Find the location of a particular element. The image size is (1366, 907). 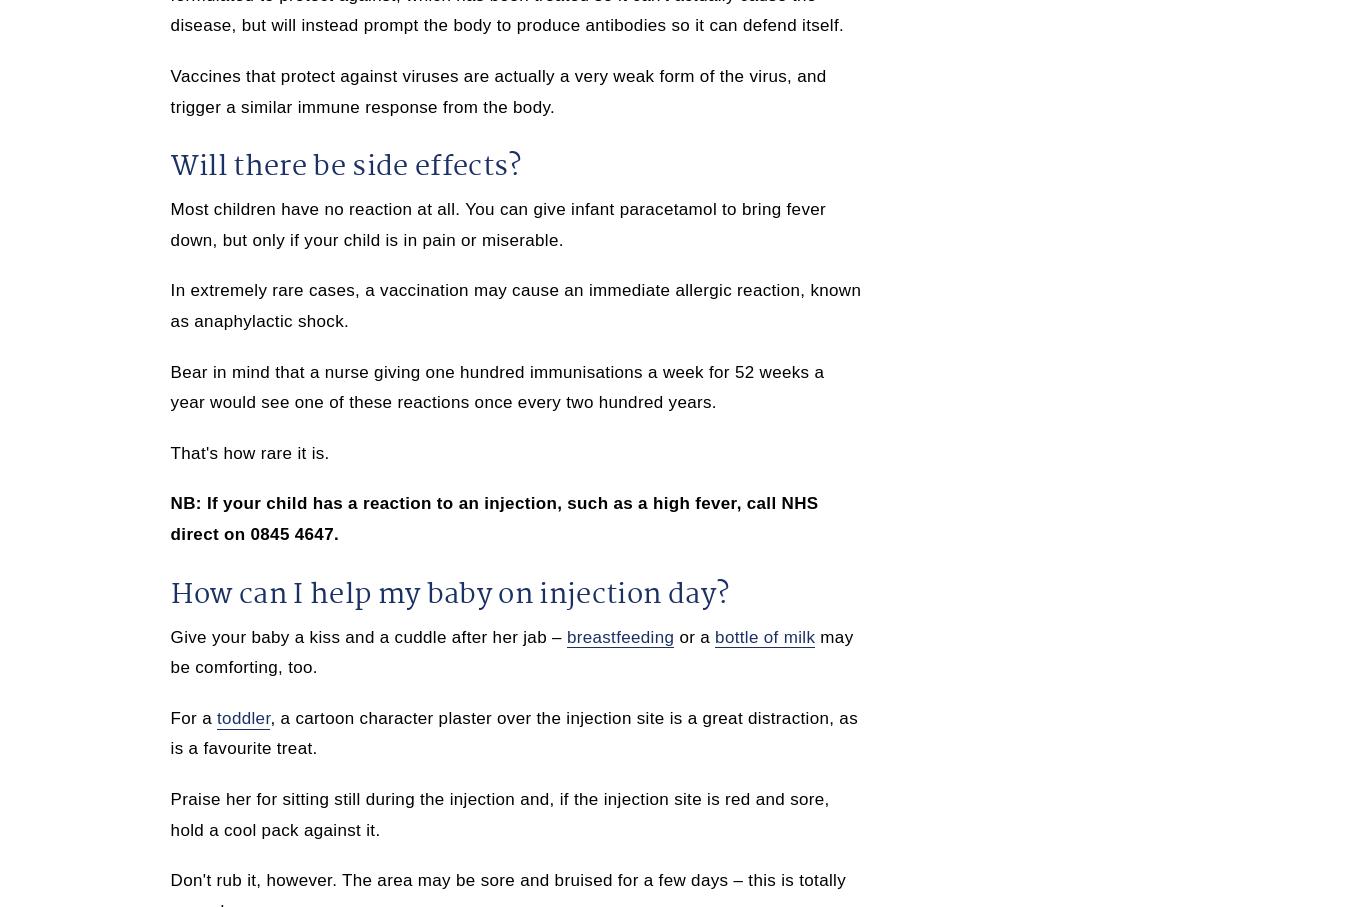

'Praise her for sitting still during the injection and, if the injection site is red and sore, hold a cool pack against it.' is located at coordinates (169, 814).